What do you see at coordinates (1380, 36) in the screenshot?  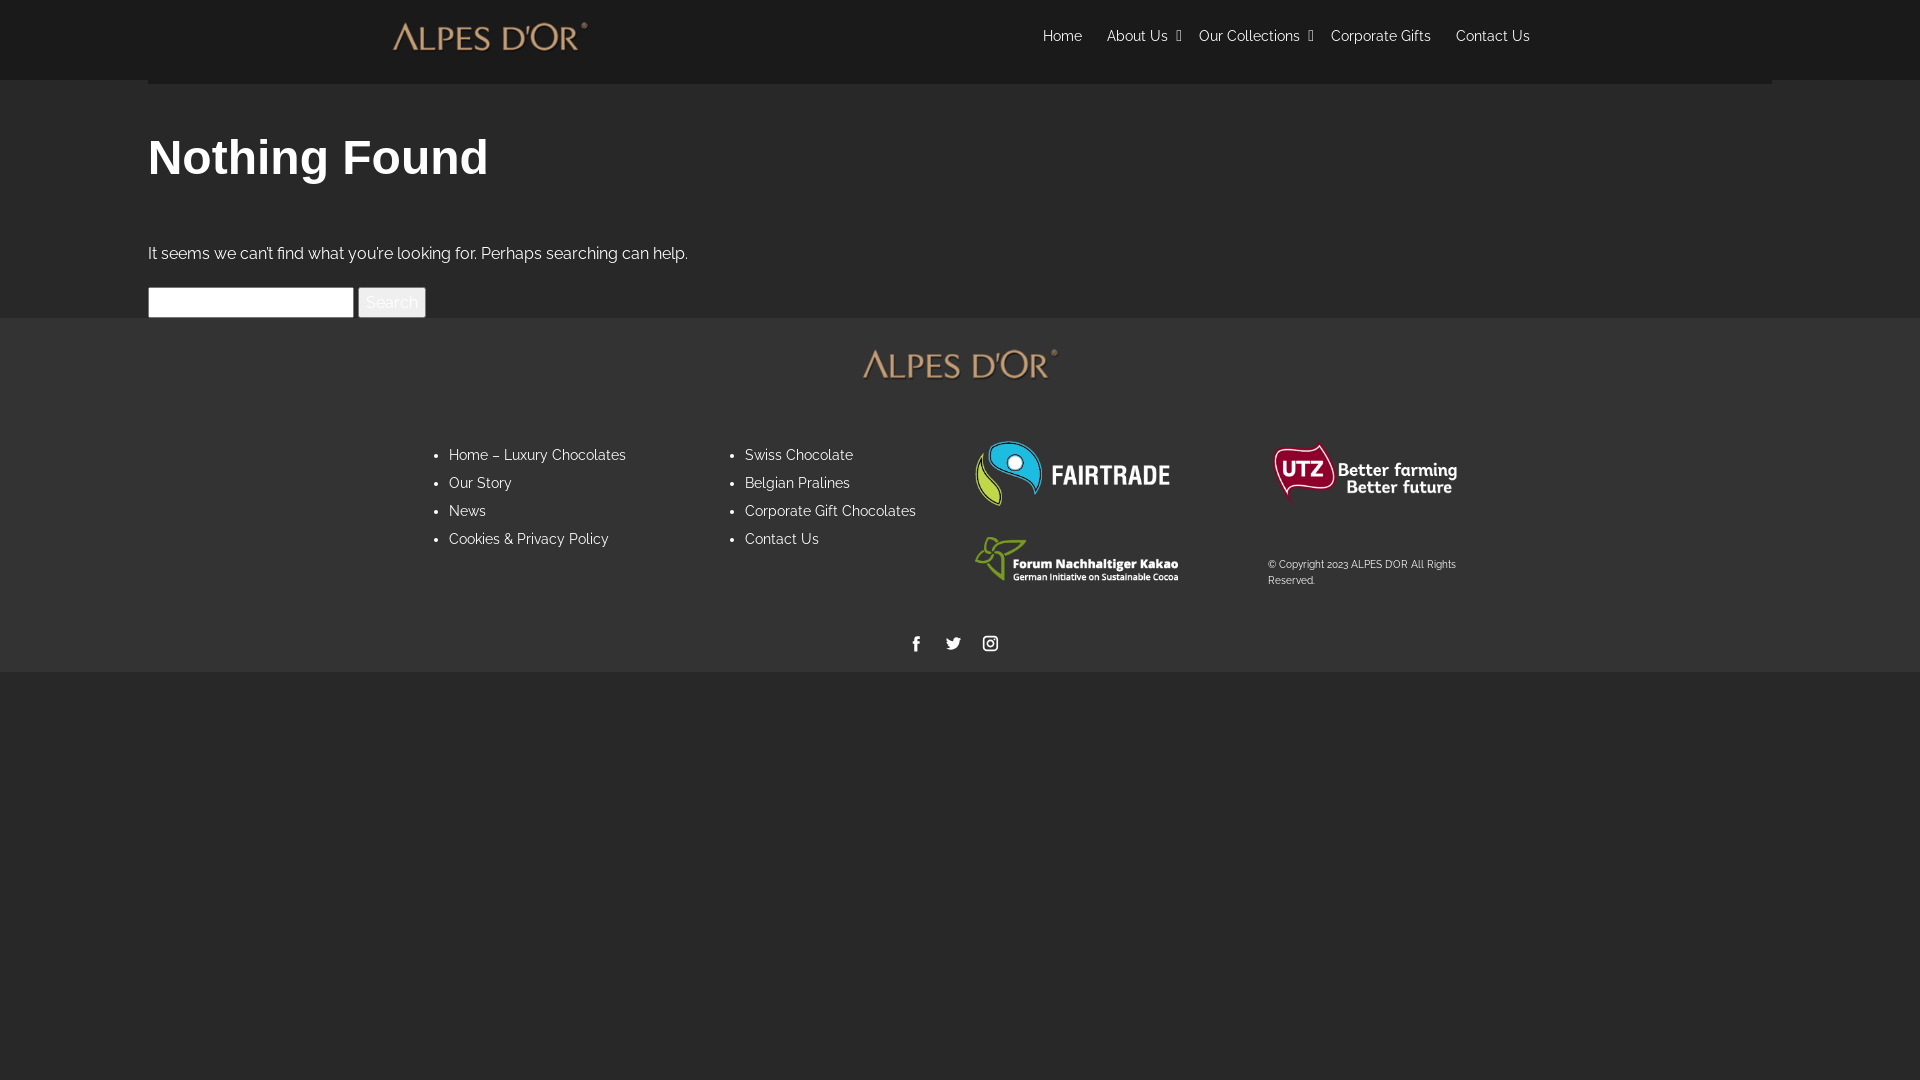 I see `'Corporate Gifts'` at bounding box center [1380, 36].